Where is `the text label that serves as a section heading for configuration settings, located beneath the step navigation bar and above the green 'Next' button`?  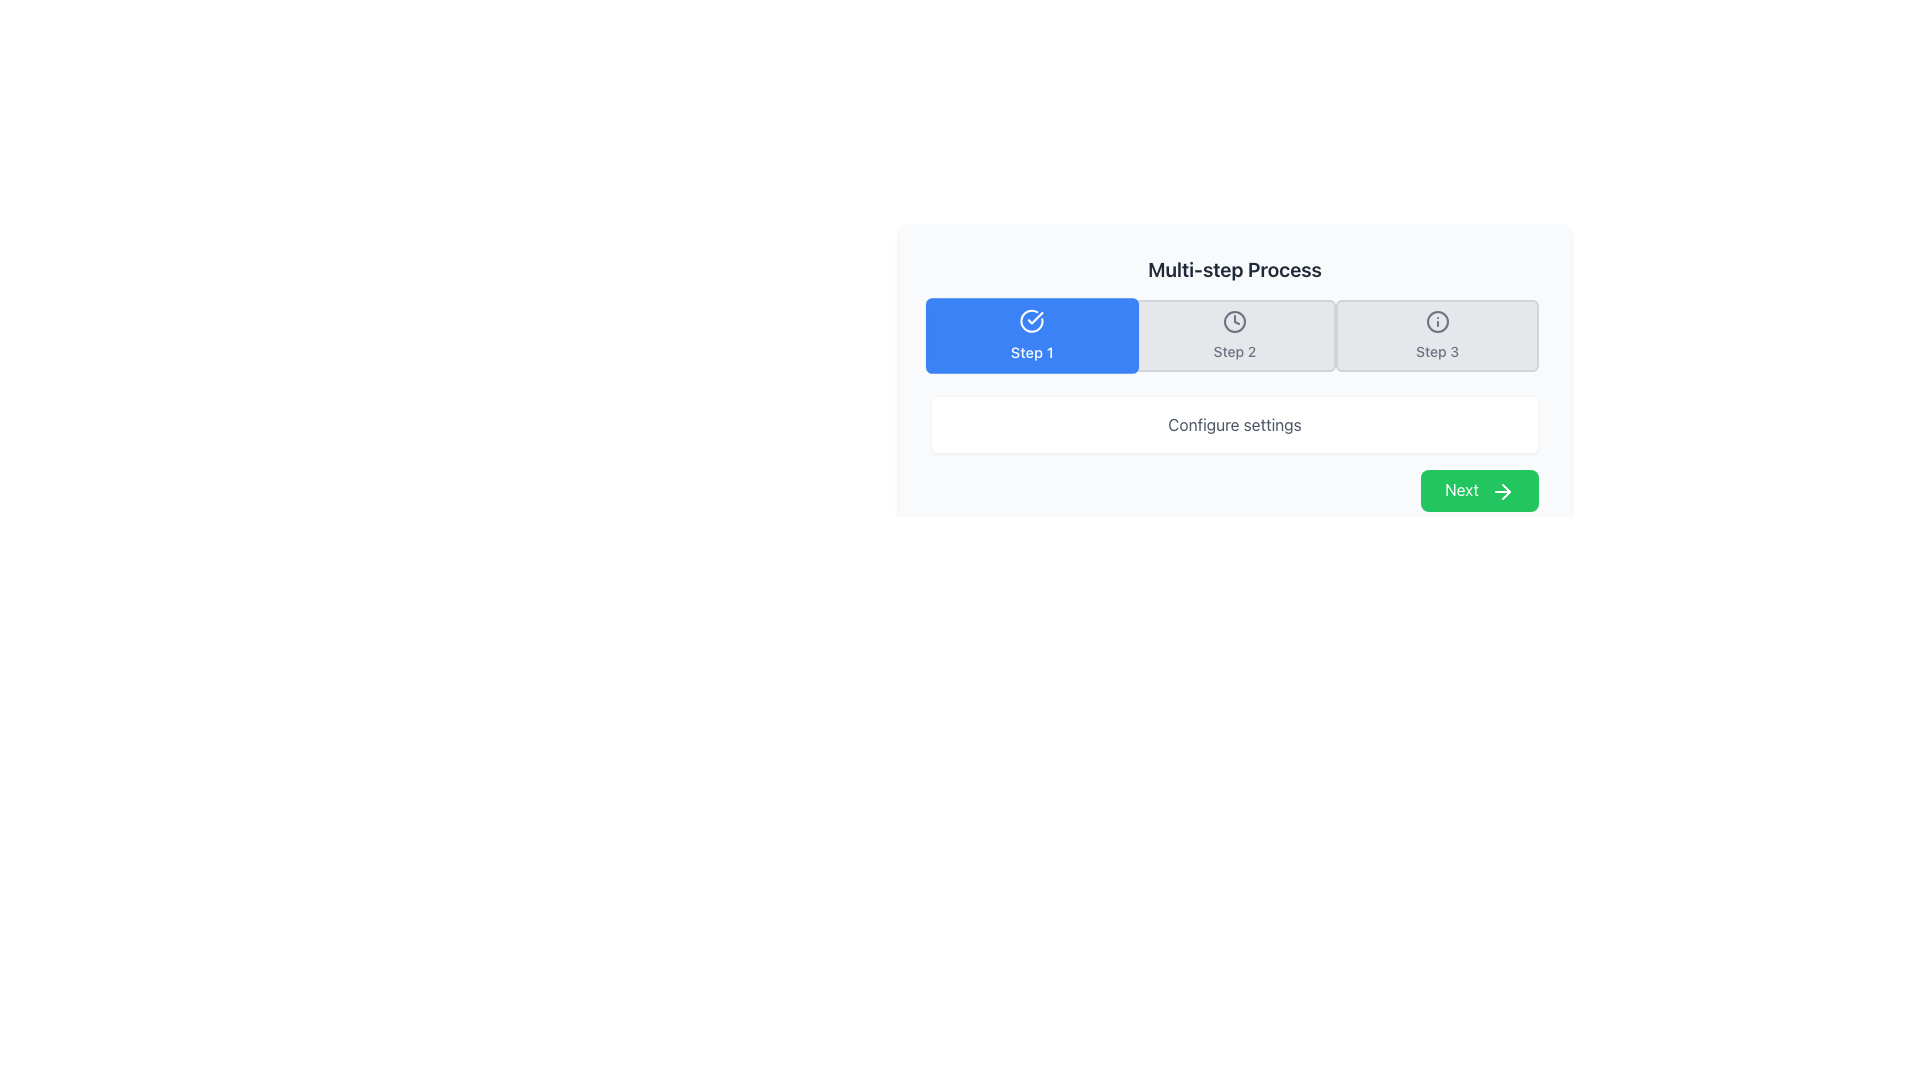 the text label that serves as a section heading for configuration settings, located beneath the step navigation bar and above the green 'Next' button is located at coordinates (1233, 423).